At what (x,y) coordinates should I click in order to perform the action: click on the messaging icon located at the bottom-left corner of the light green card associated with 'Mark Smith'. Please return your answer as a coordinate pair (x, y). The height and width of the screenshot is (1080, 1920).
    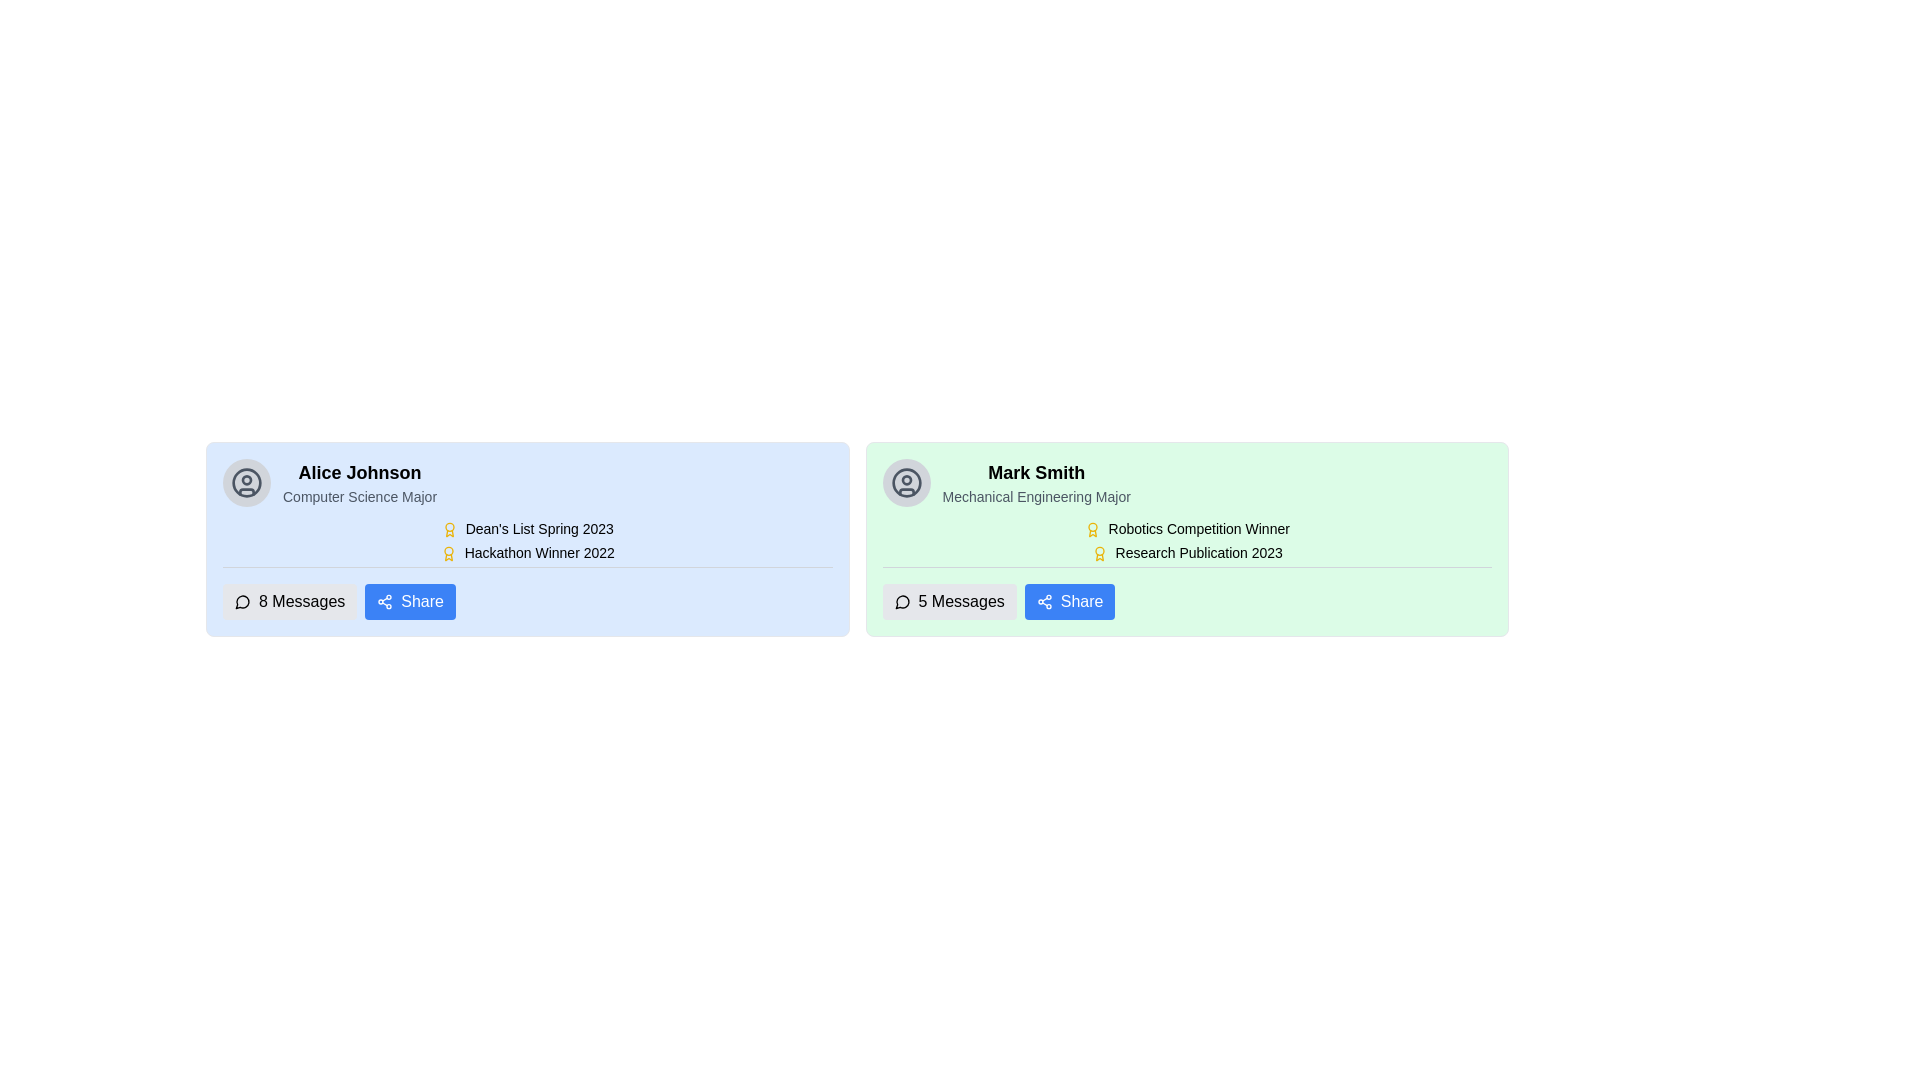
    Looking at the image, I should click on (901, 601).